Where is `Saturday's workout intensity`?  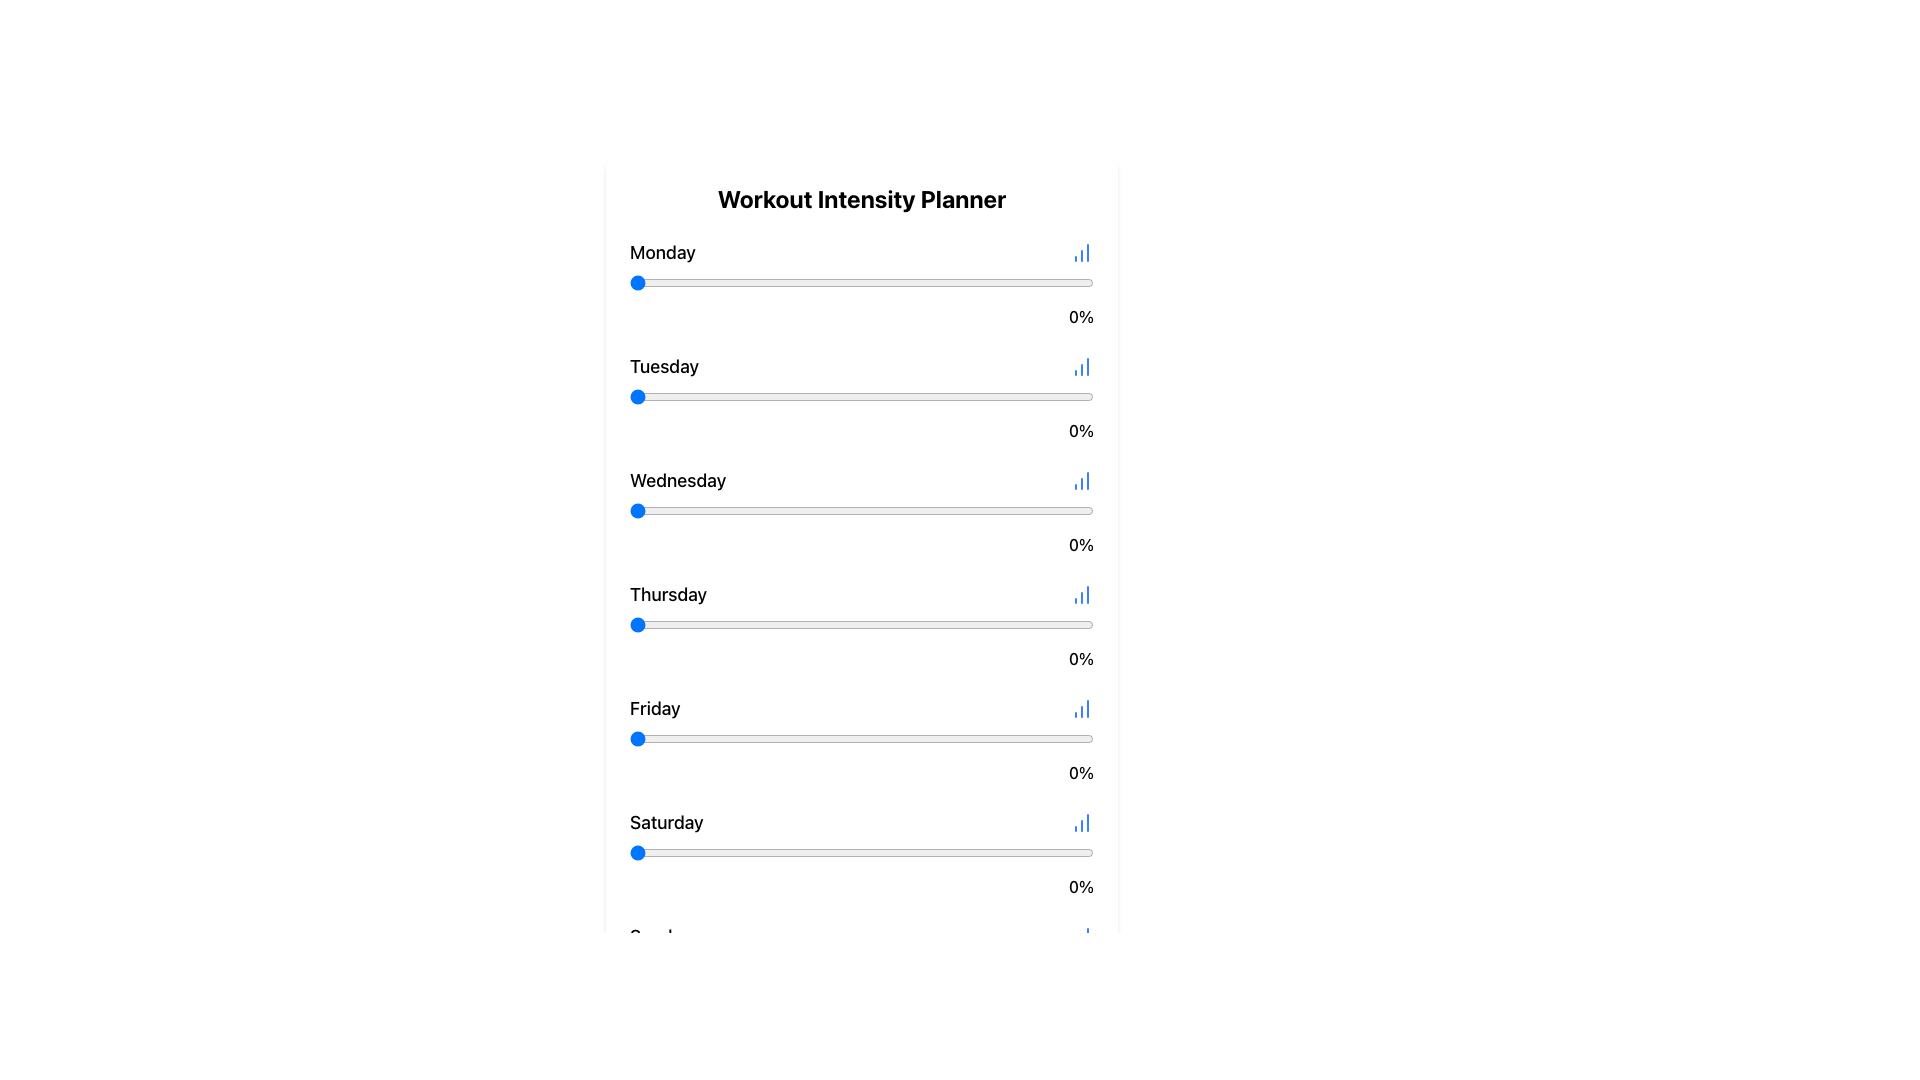 Saturday's workout intensity is located at coordinates (838, 852).